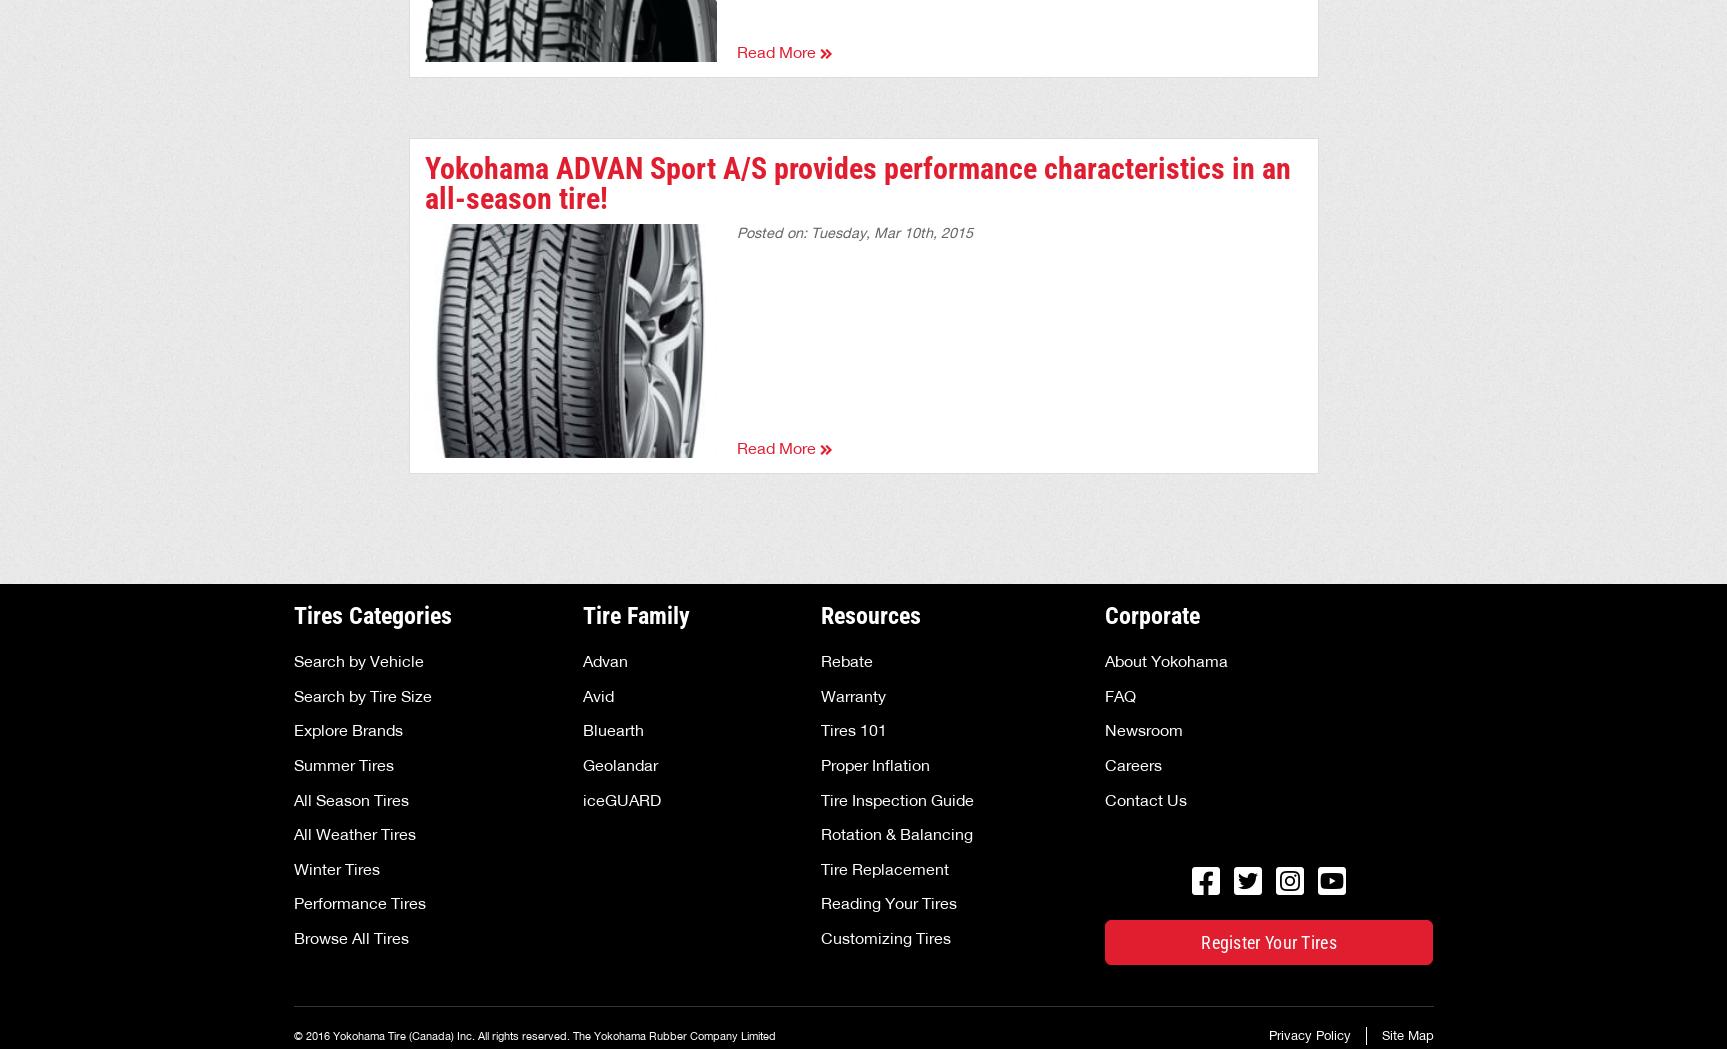  I want to click on 'iceGUARD', so click(621, 798).